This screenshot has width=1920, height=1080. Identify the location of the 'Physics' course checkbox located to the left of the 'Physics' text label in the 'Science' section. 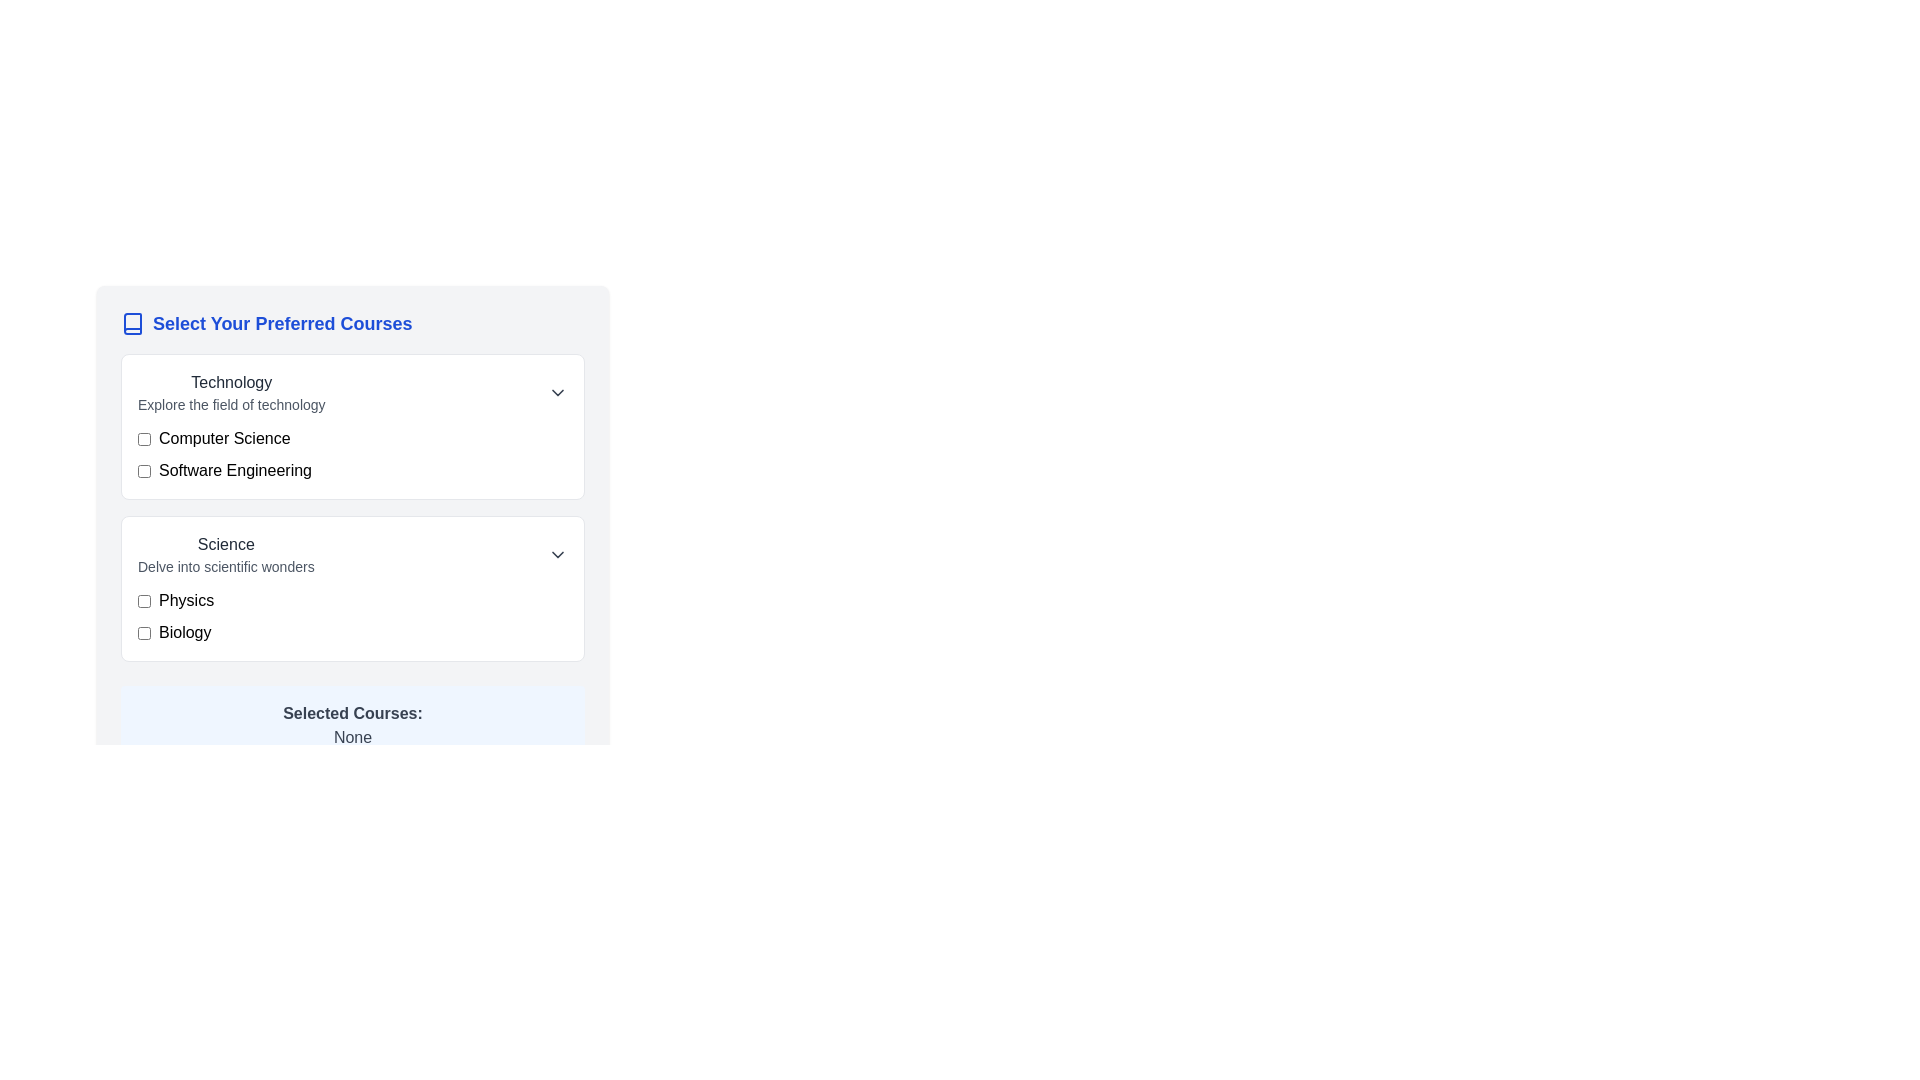
(143, 600).